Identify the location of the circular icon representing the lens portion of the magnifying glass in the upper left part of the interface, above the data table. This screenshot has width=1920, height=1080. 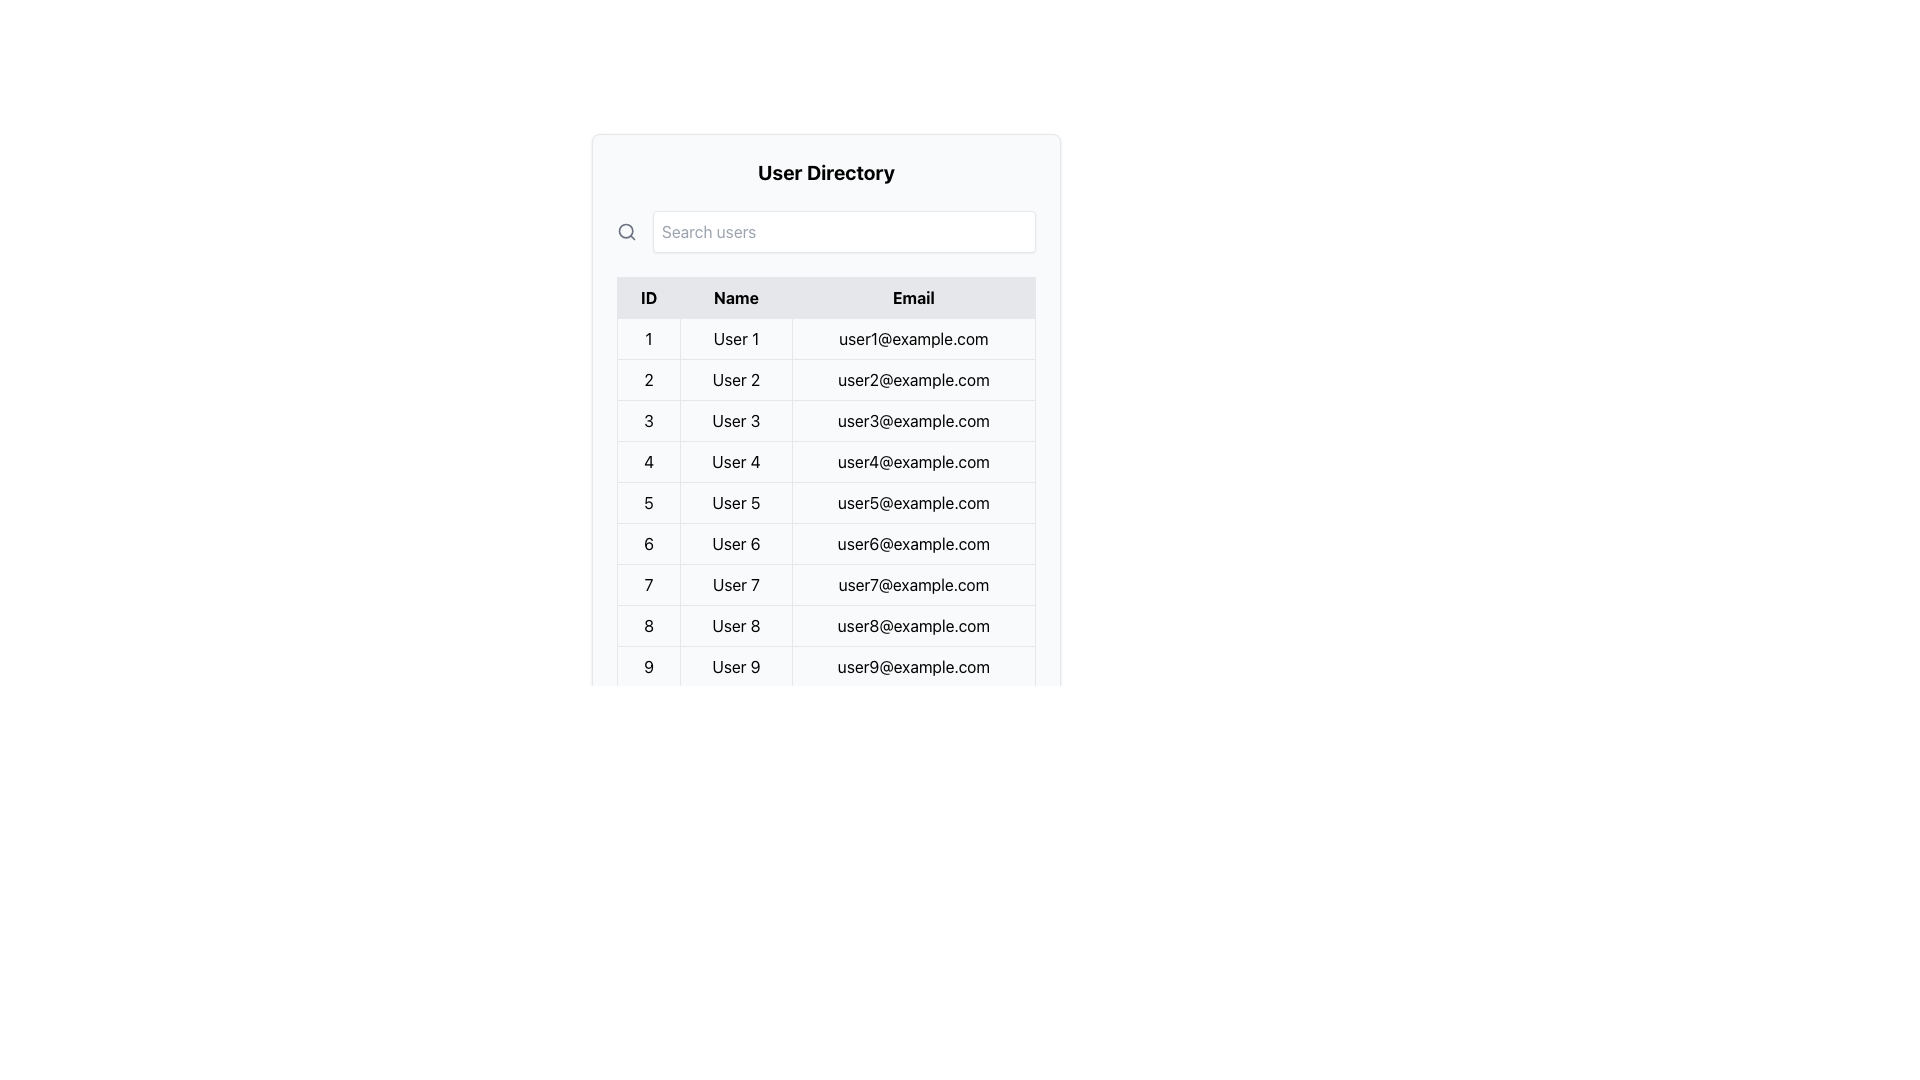
(625, 230).